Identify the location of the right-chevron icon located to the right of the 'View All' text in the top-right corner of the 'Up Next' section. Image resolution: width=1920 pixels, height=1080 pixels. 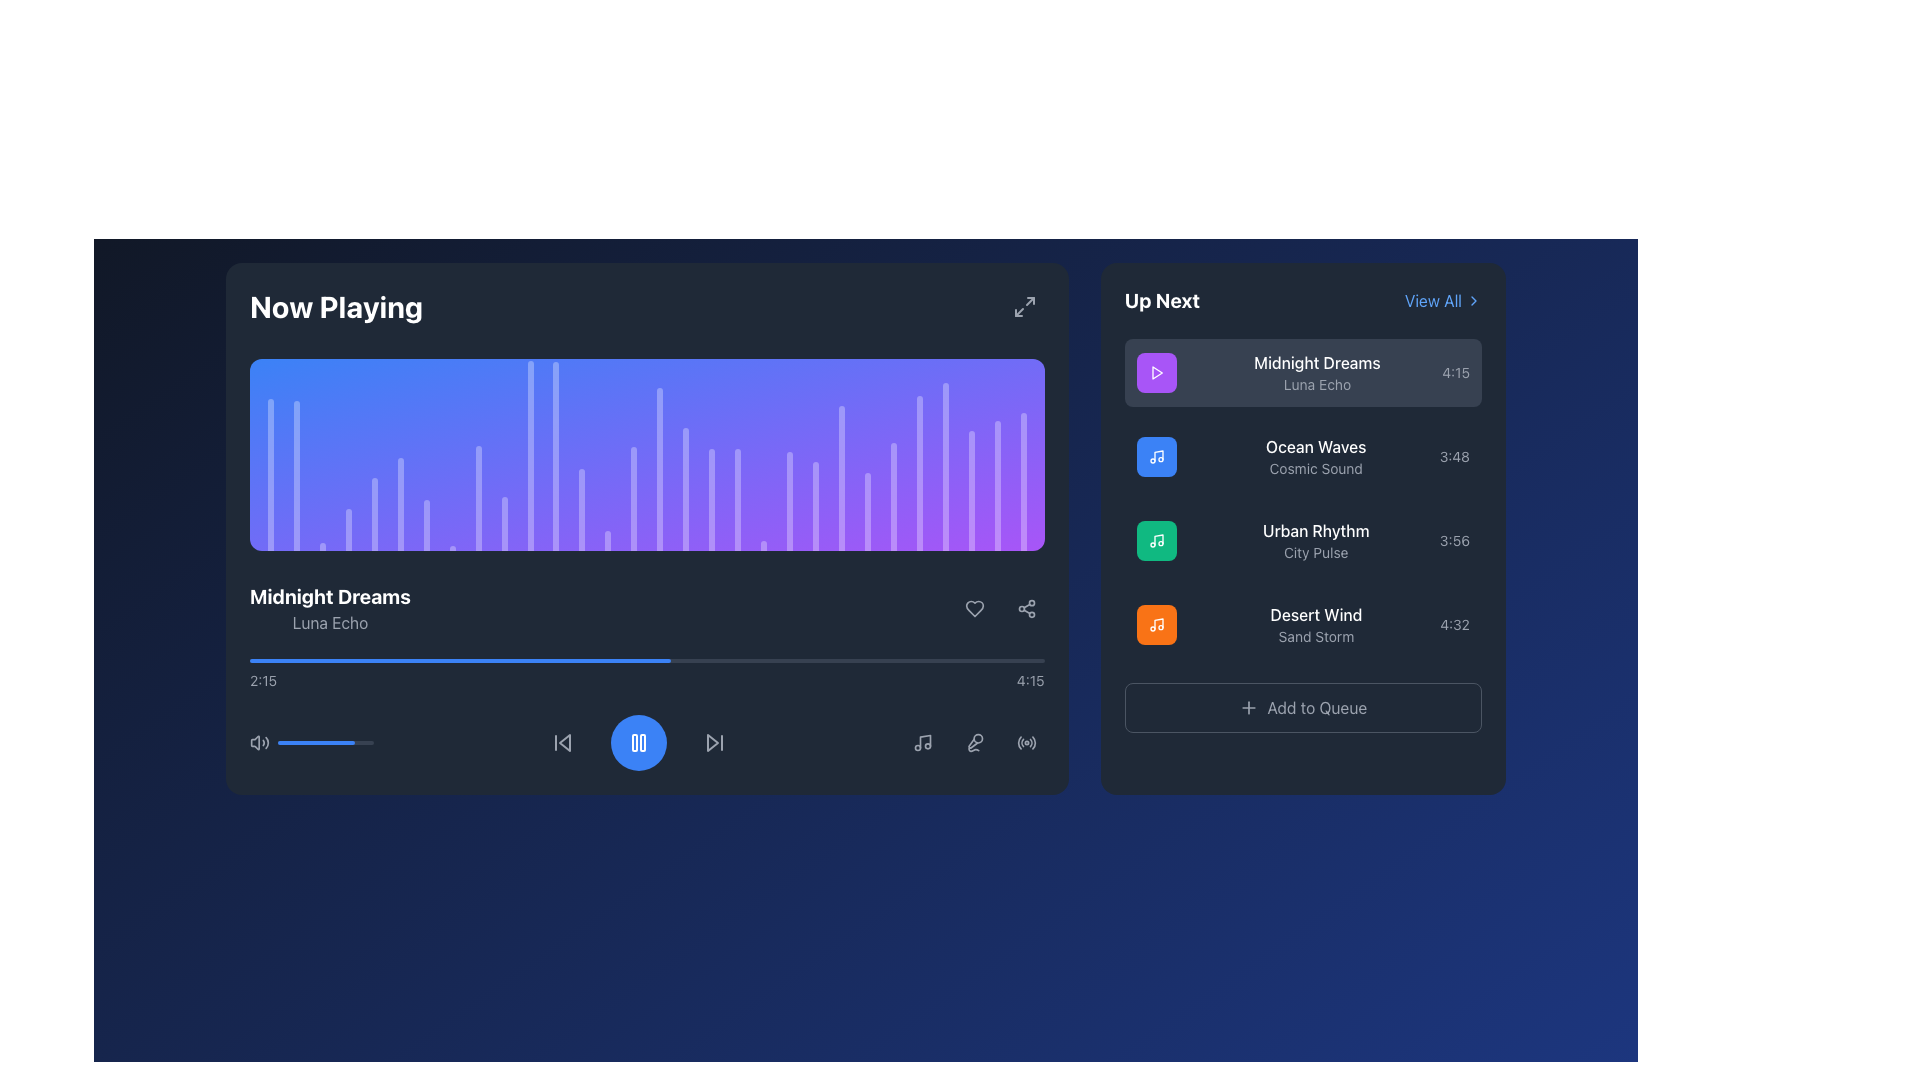
(1473, 300).